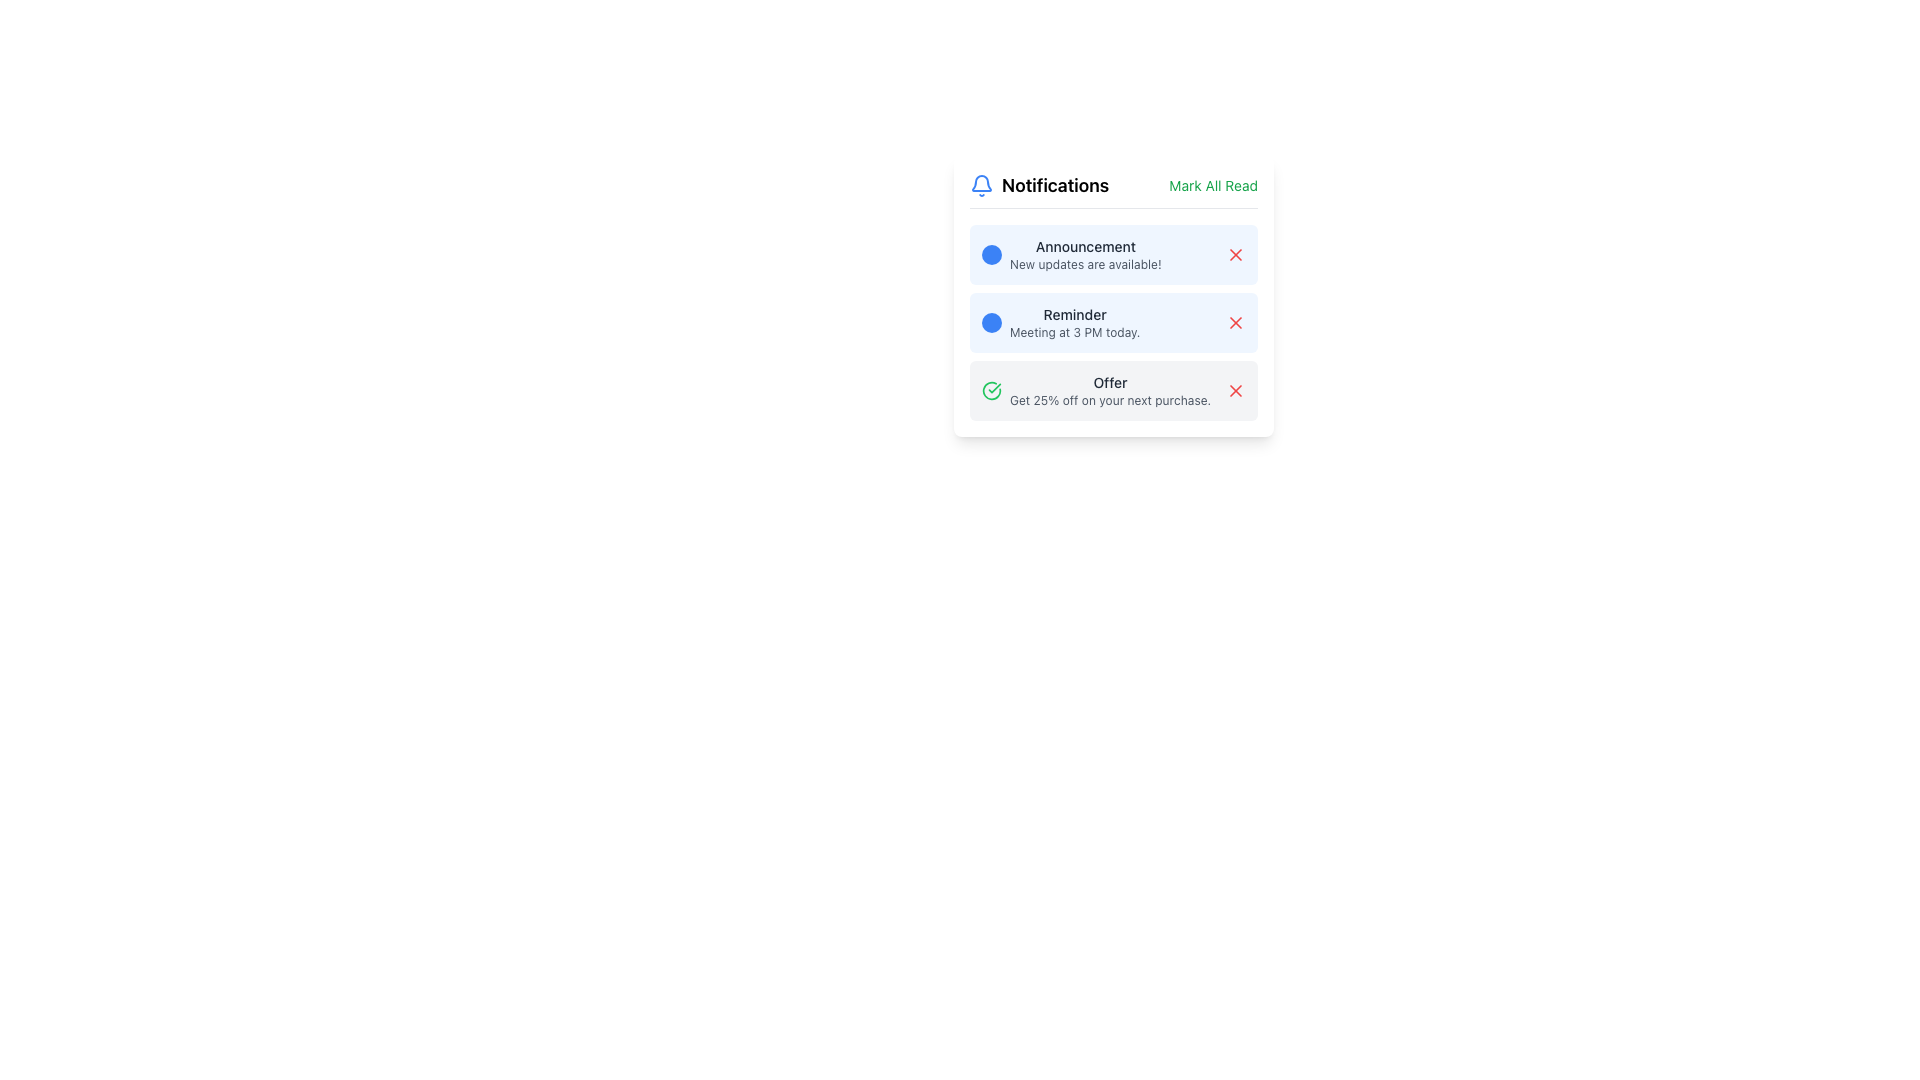  I want to click on the small circular visual indicator with a blue background located to the left of the 'Meeting at 3 PM today' text, so click(992, 322).